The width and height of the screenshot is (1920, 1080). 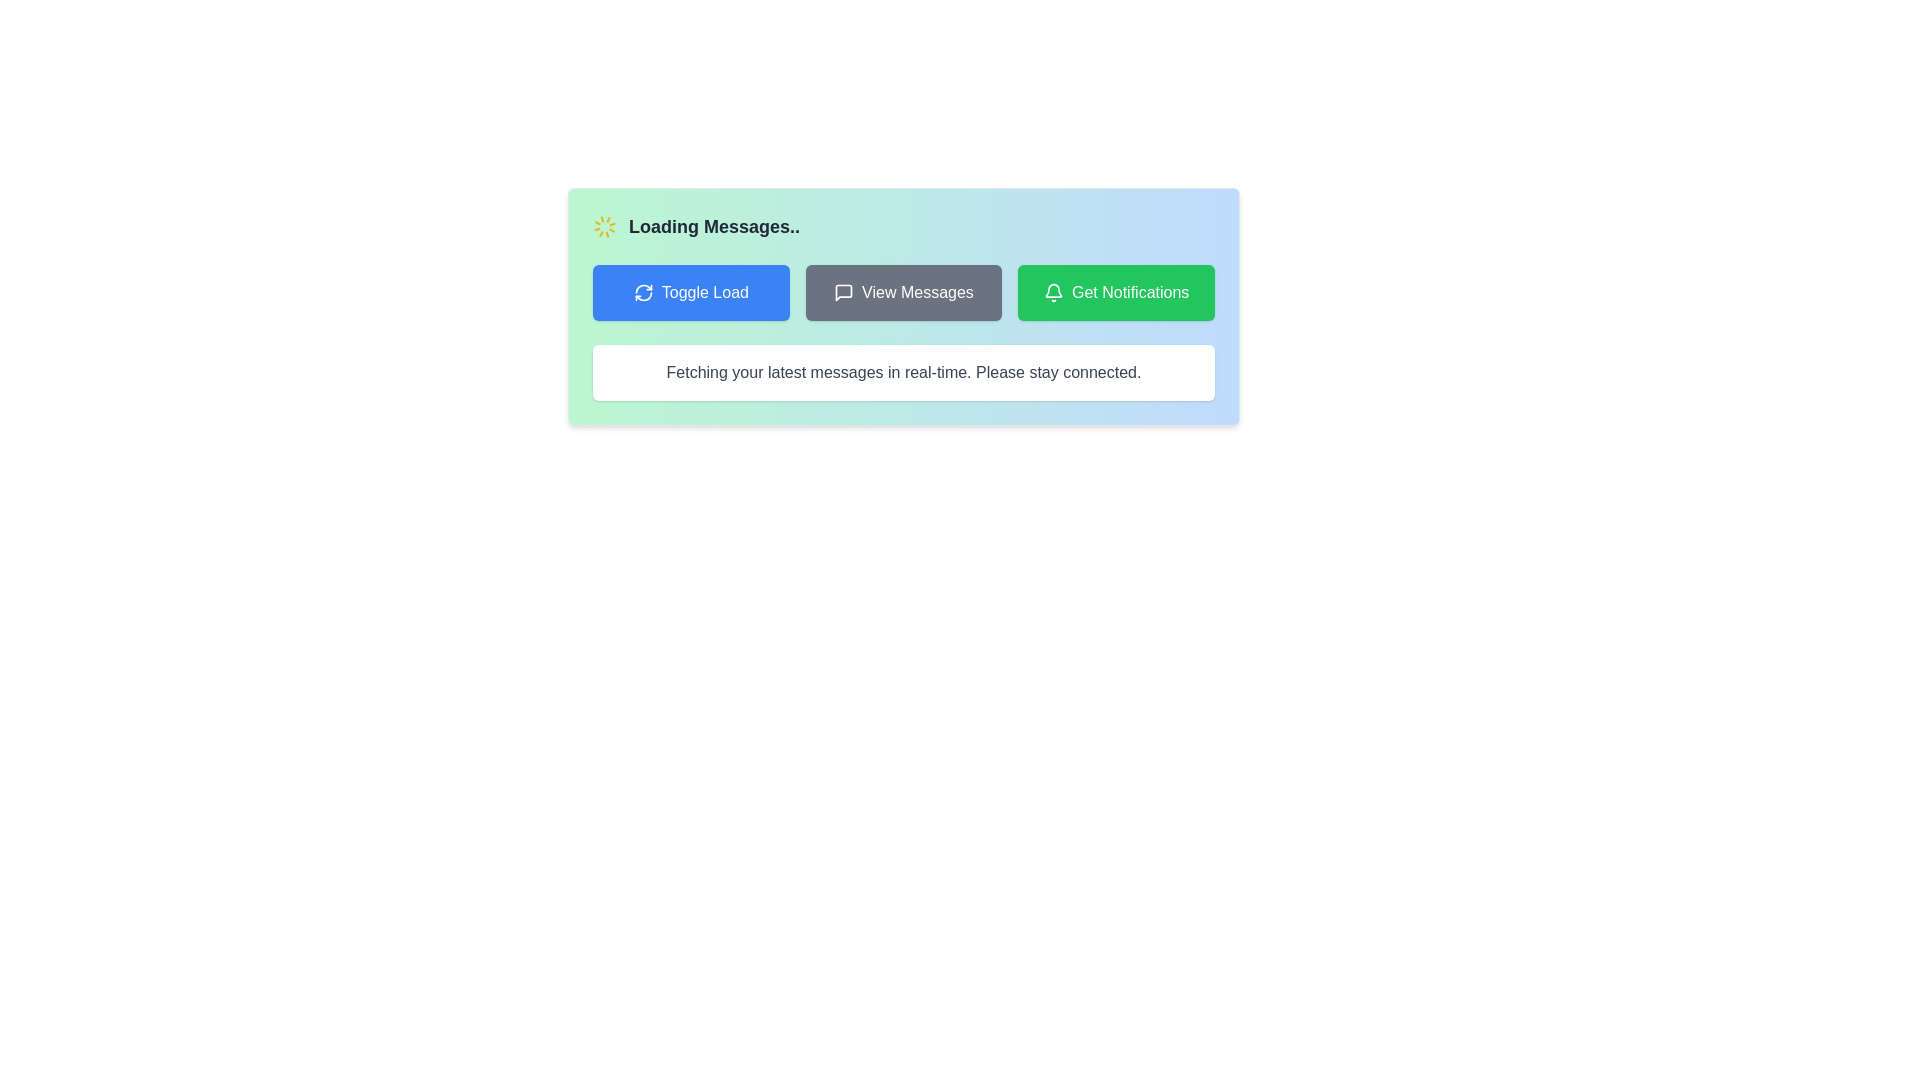 What do you see at coordinates (902, 373) in the screenshot?
I see `text displayed in the white, rounded, shadowed box located in the lower-middle section of the interface, which informs the user about the real-time fetching of messages and requests them to remain connected` at bounding box center [902, 373].